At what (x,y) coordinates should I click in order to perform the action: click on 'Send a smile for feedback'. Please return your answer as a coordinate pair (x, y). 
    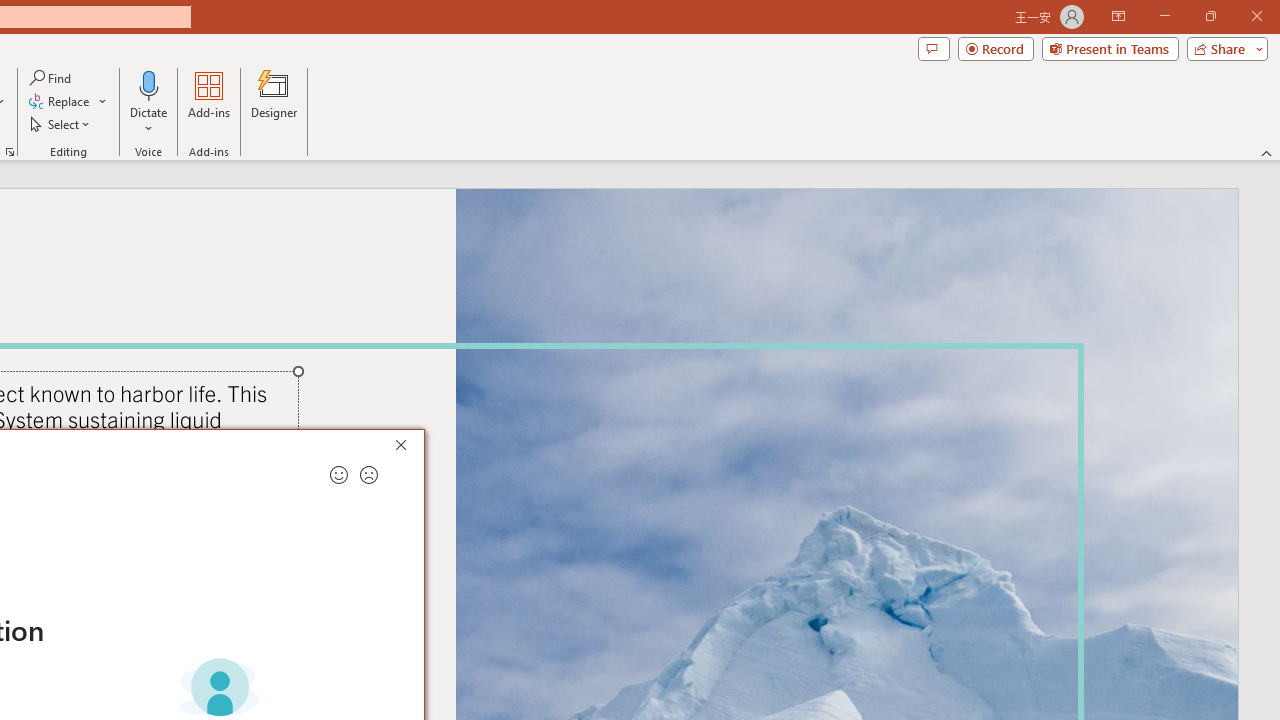
    Looking at the image, I should click on (339, 475).